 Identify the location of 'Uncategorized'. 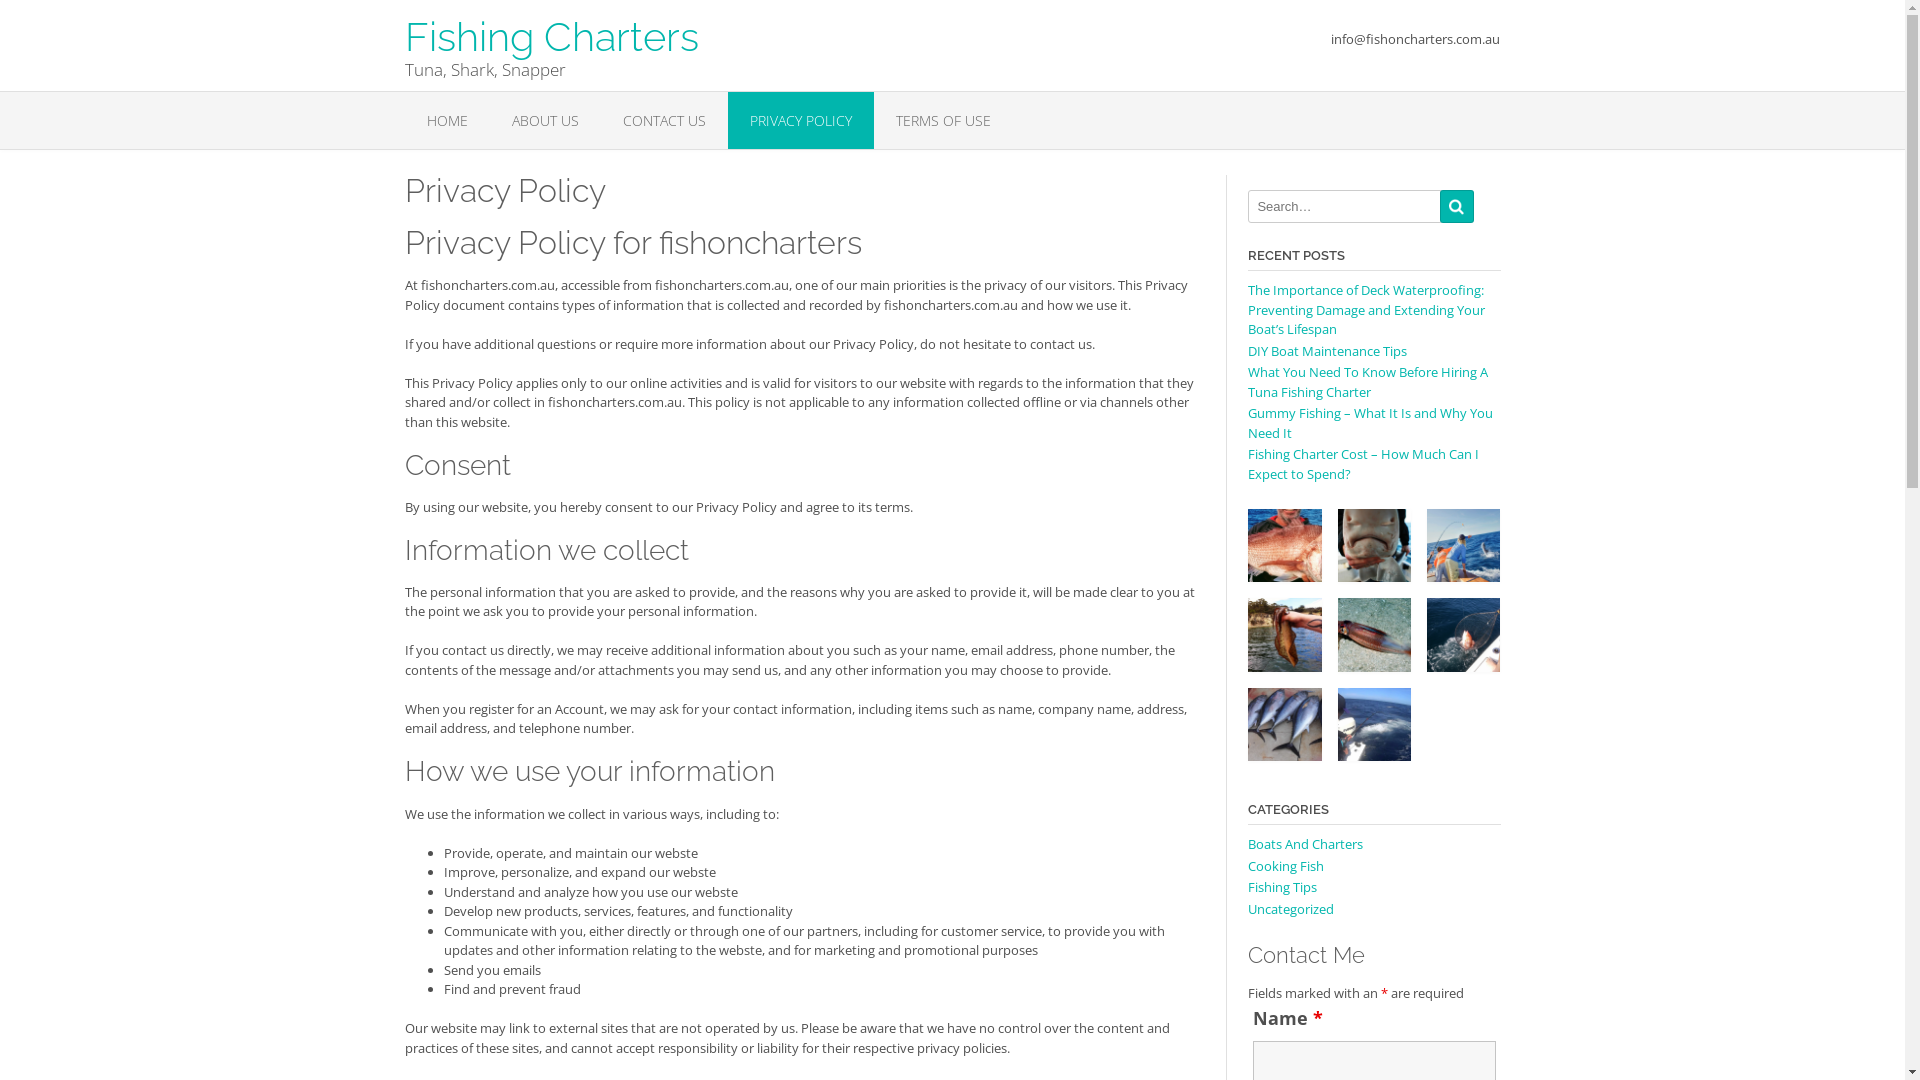
(1291, 909).